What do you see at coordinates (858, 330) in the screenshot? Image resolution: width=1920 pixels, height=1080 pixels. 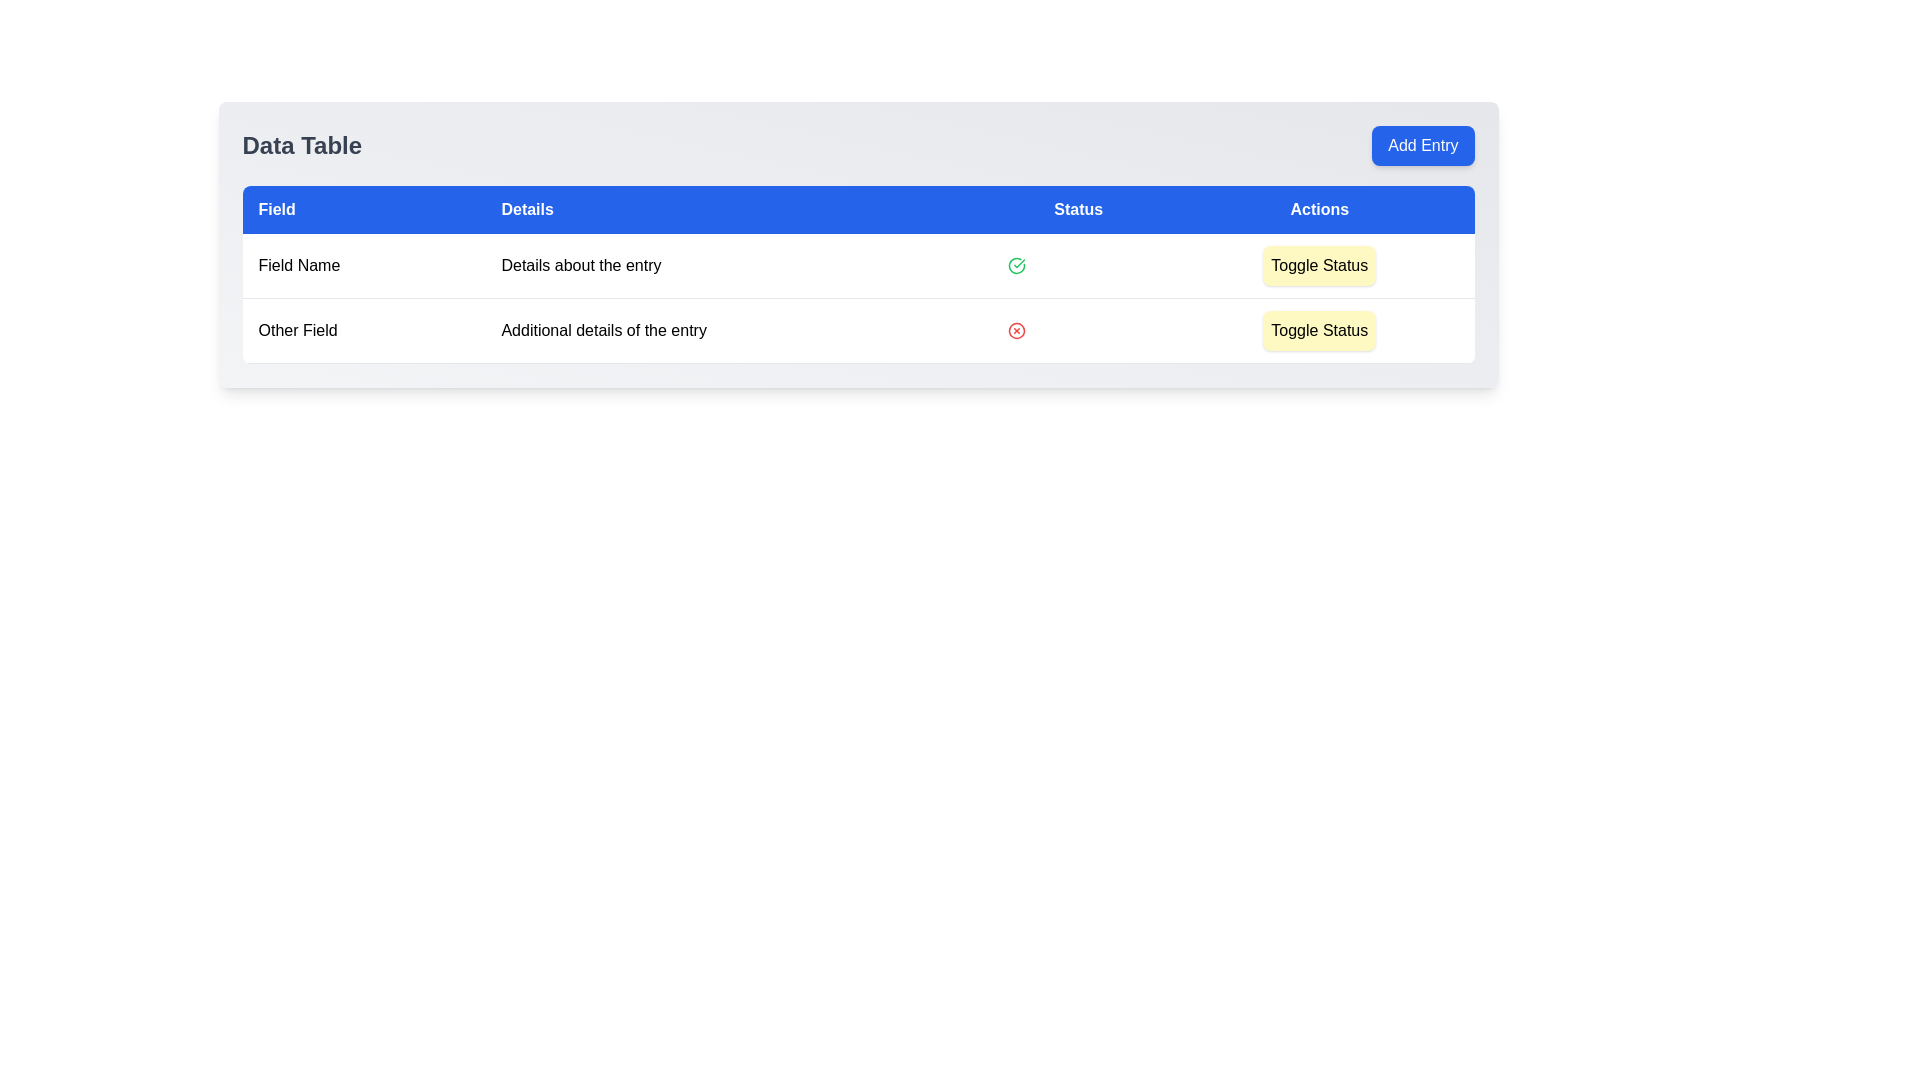 I see `the second row of the table` at bounding box center [858, 330].